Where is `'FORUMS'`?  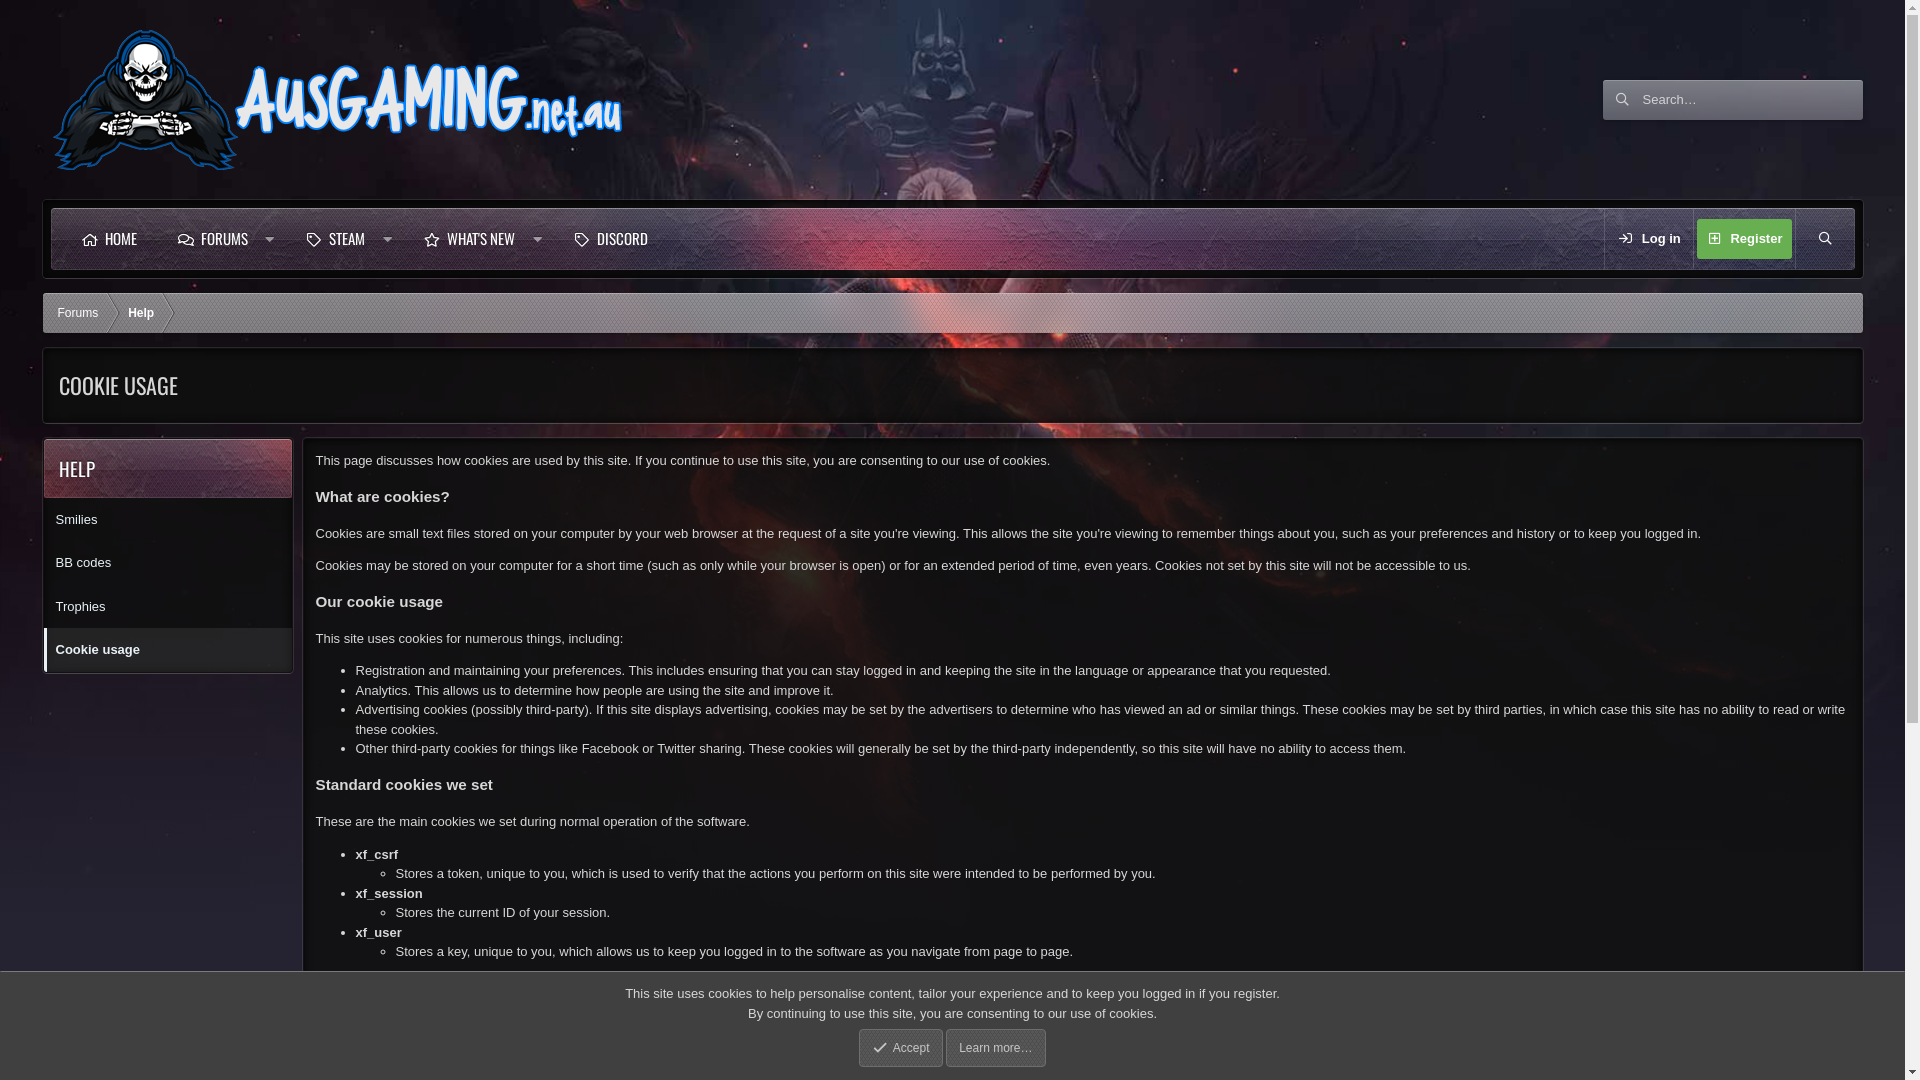
'FORUMS' is located at coordinates (211, 238).